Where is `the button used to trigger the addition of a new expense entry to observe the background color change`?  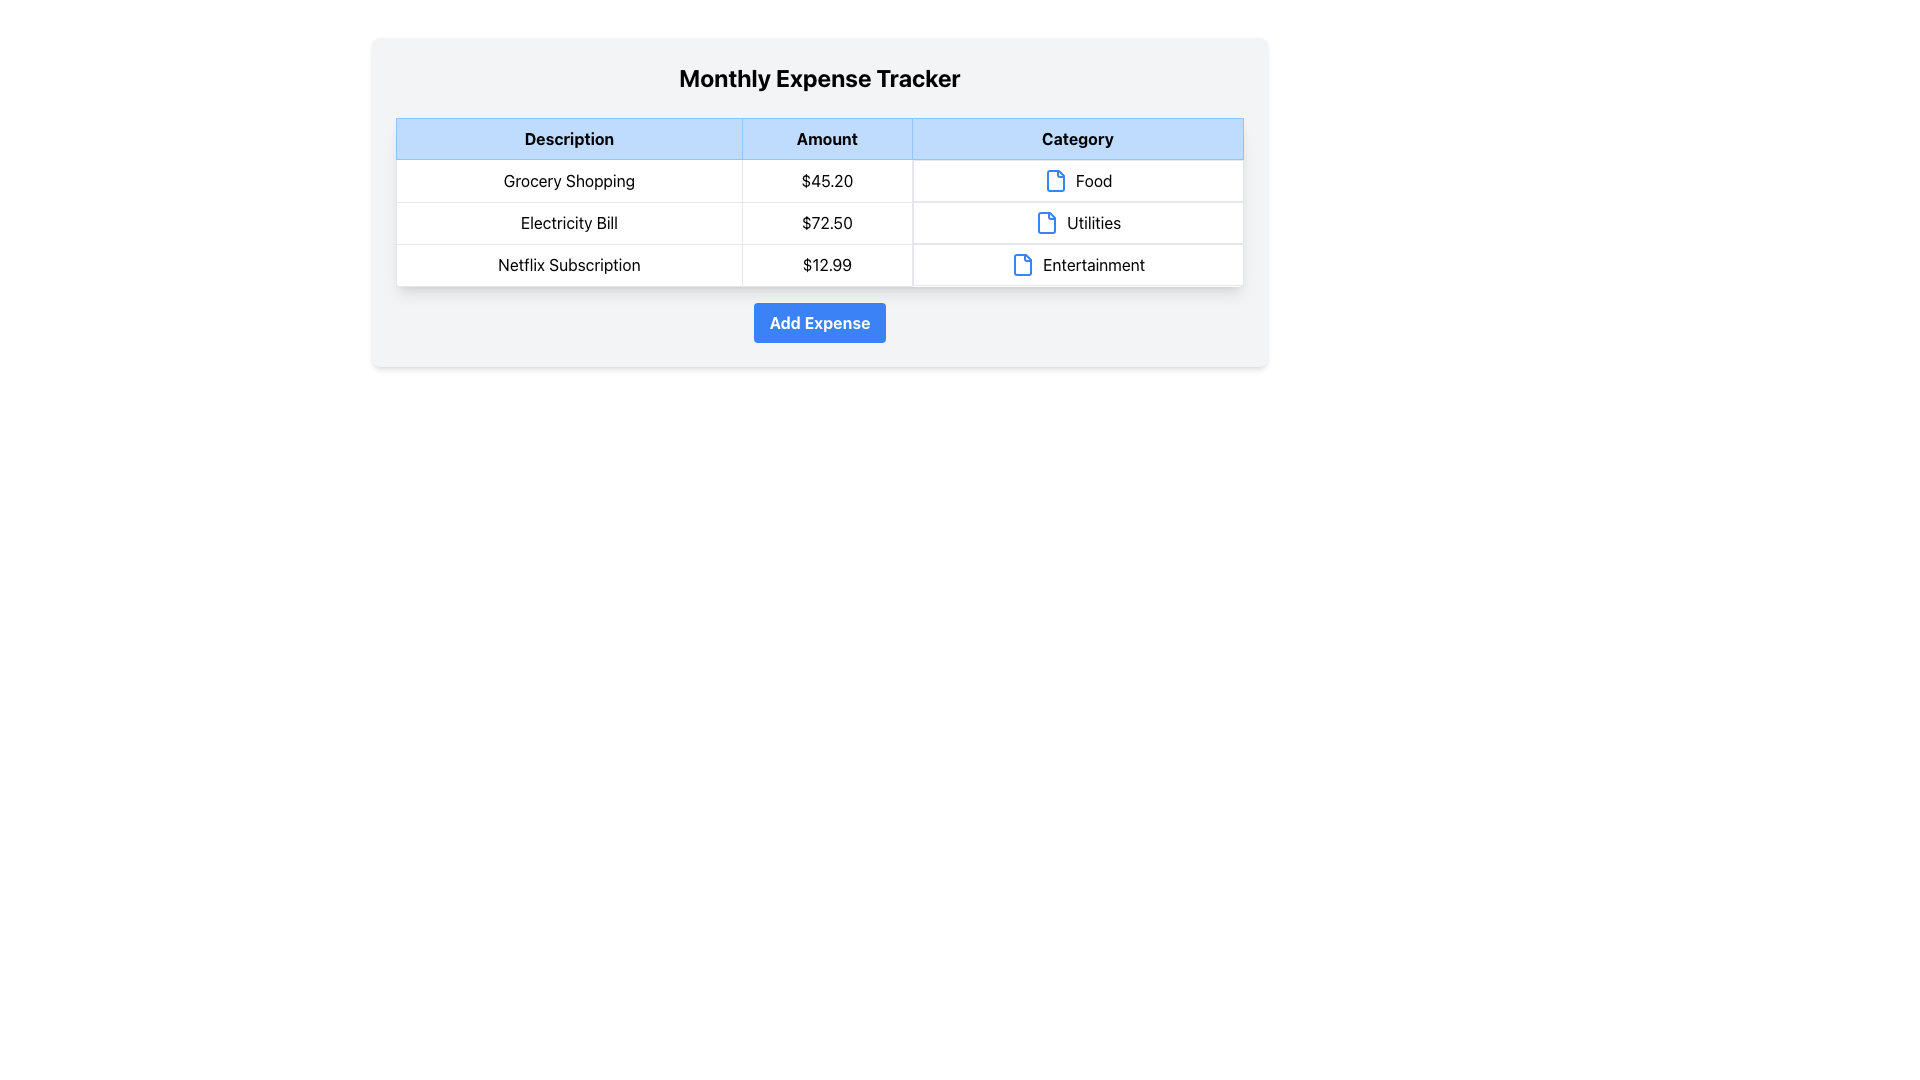 the button used to trigger the addition of a new expense entry to observe the background color change is located at coordinates (820, 321).